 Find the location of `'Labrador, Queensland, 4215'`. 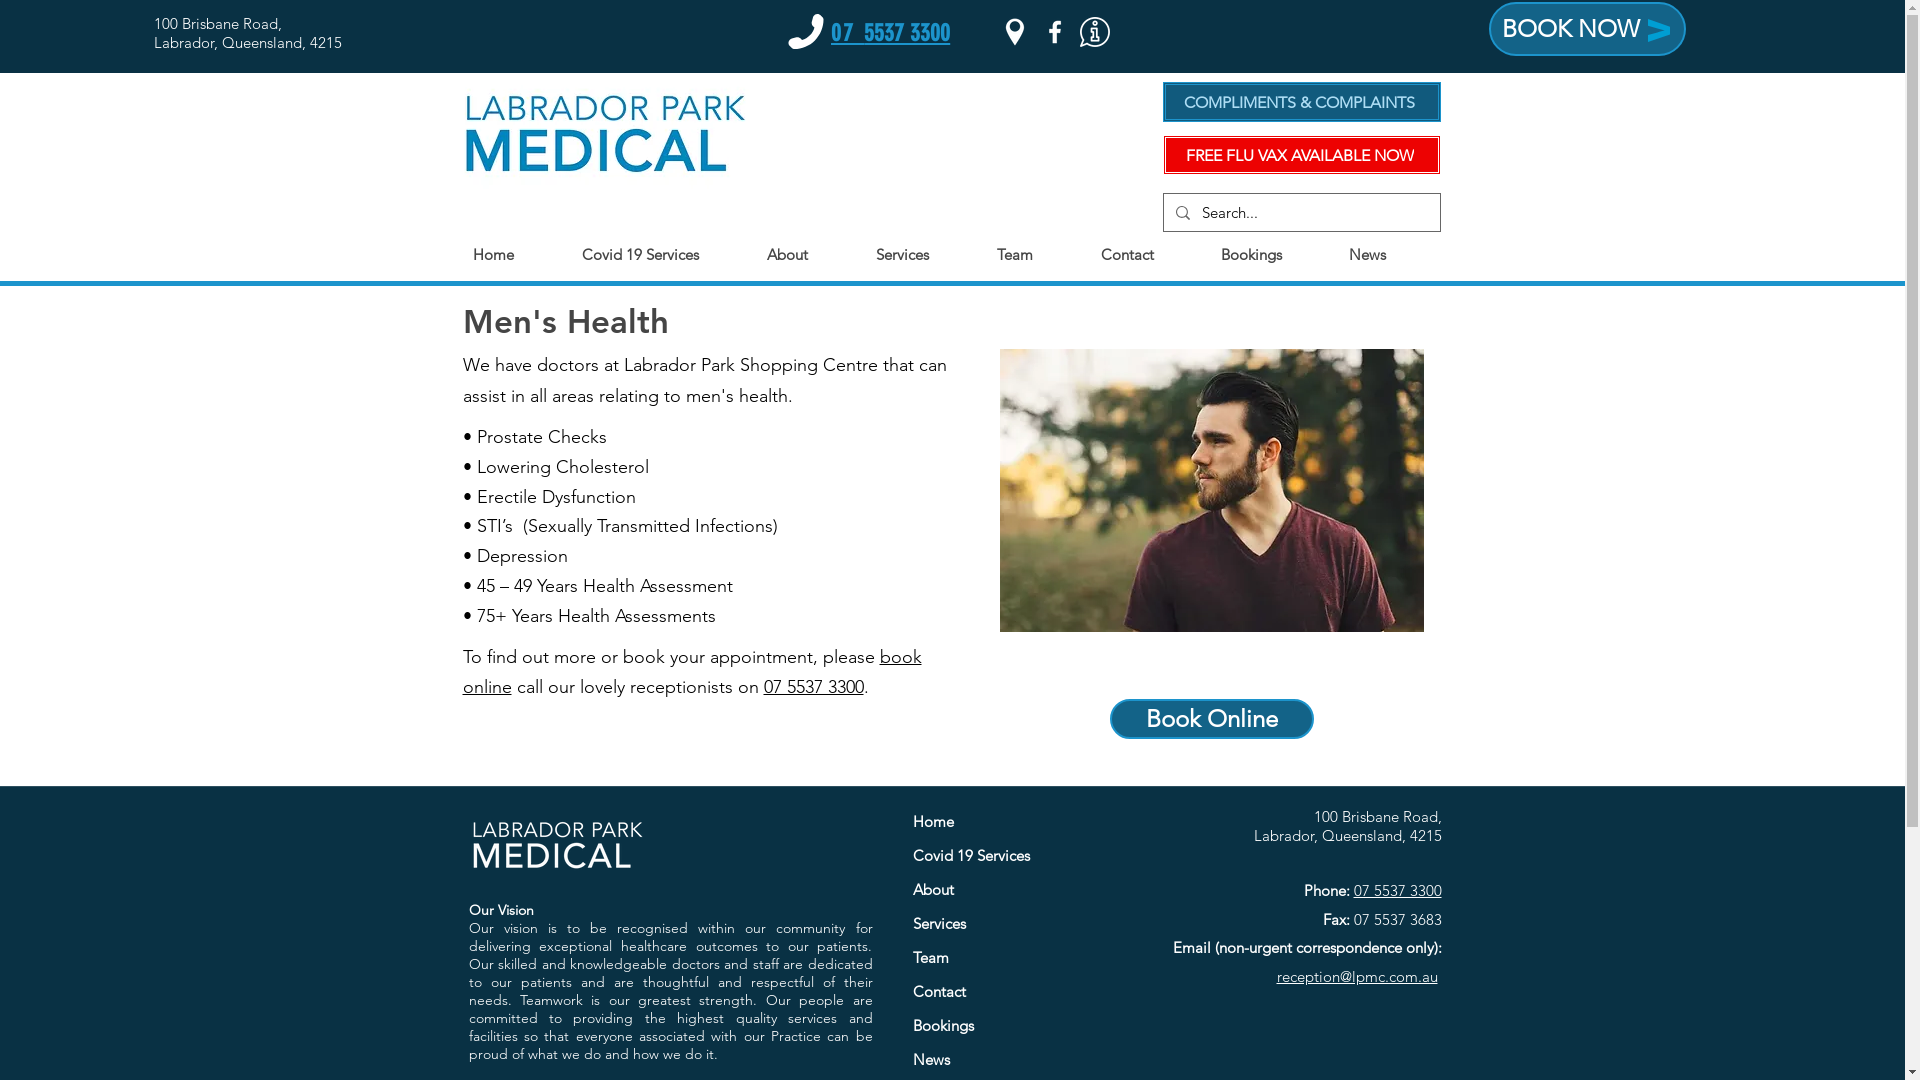

'Labrador, Queensland, 4215' is located at coordinates (247, 42).